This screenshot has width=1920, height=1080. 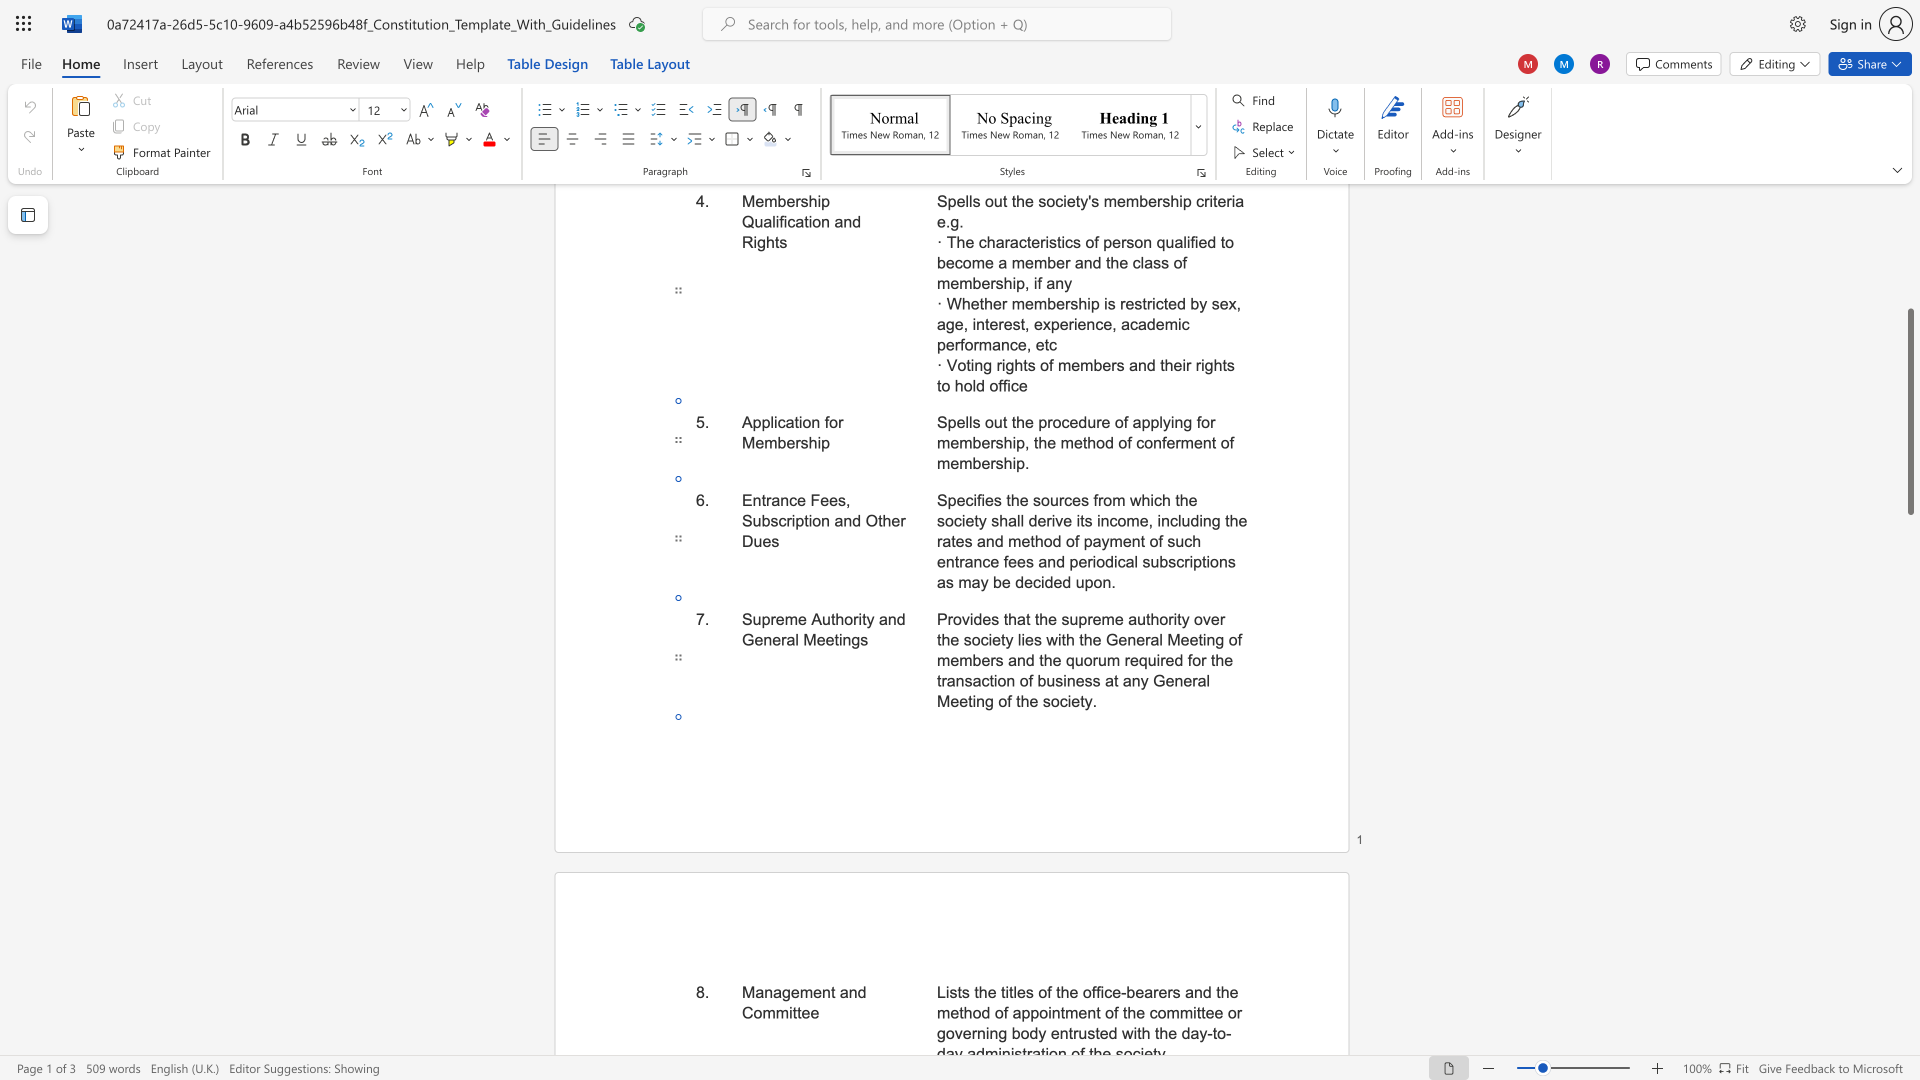 I want to click on the space between the continuous character "u" and "p" in the text, so click(x=760, y=618).